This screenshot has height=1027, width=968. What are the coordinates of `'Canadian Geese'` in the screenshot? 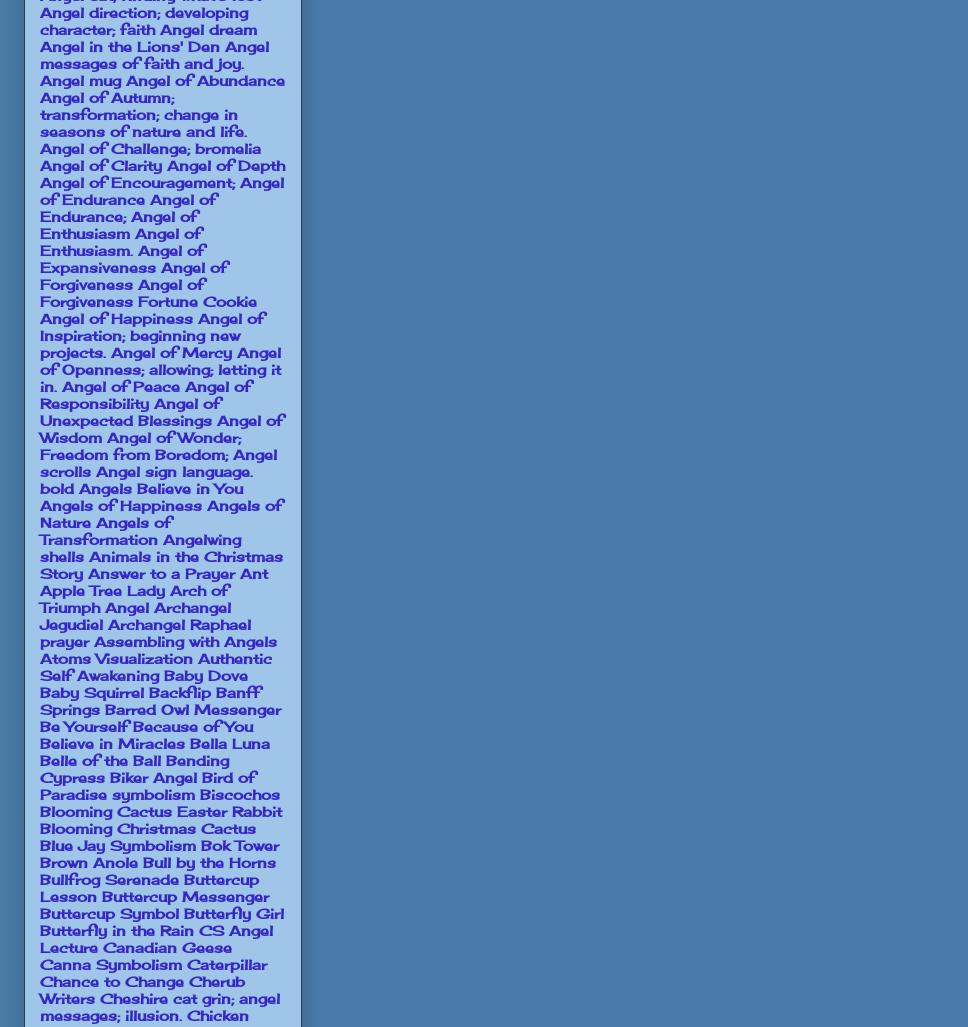 It's located at (167, 946).